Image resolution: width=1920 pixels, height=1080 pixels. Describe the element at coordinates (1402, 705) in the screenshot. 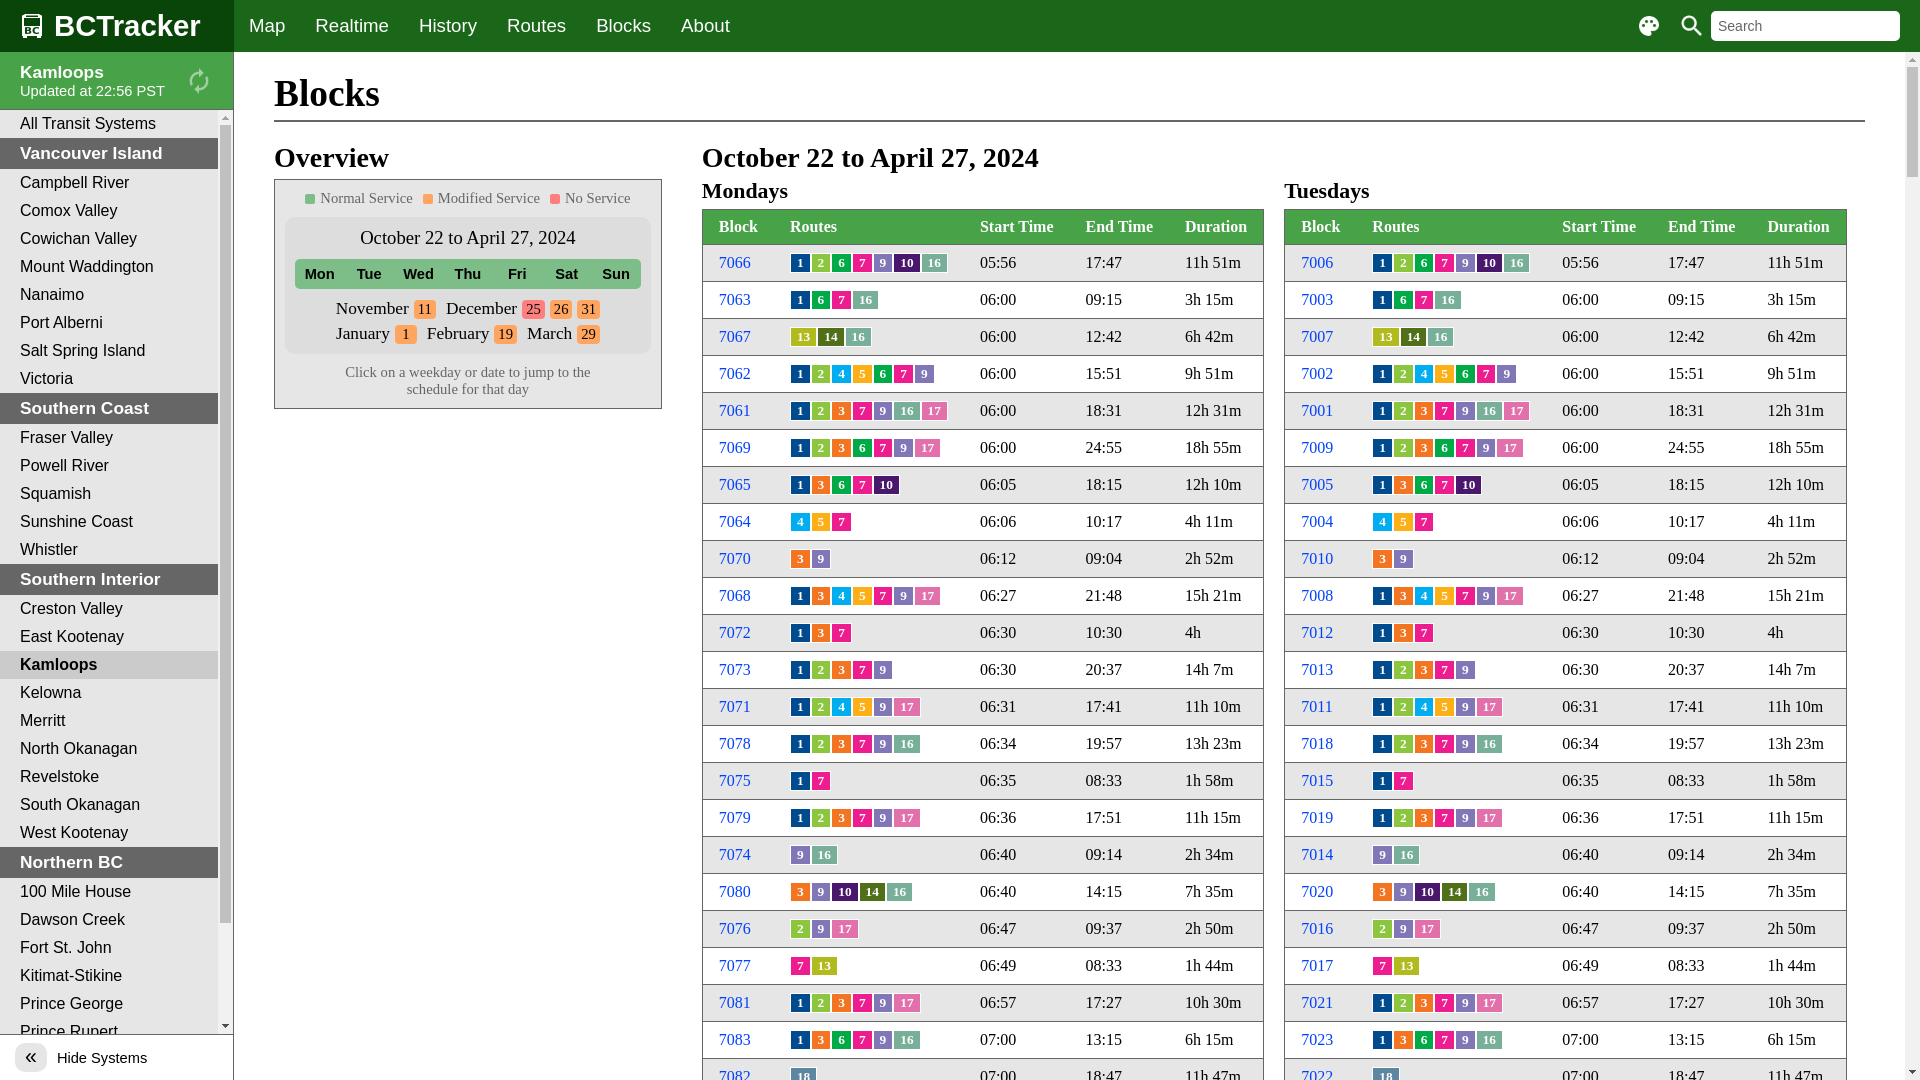

I see `'2'` at that location.